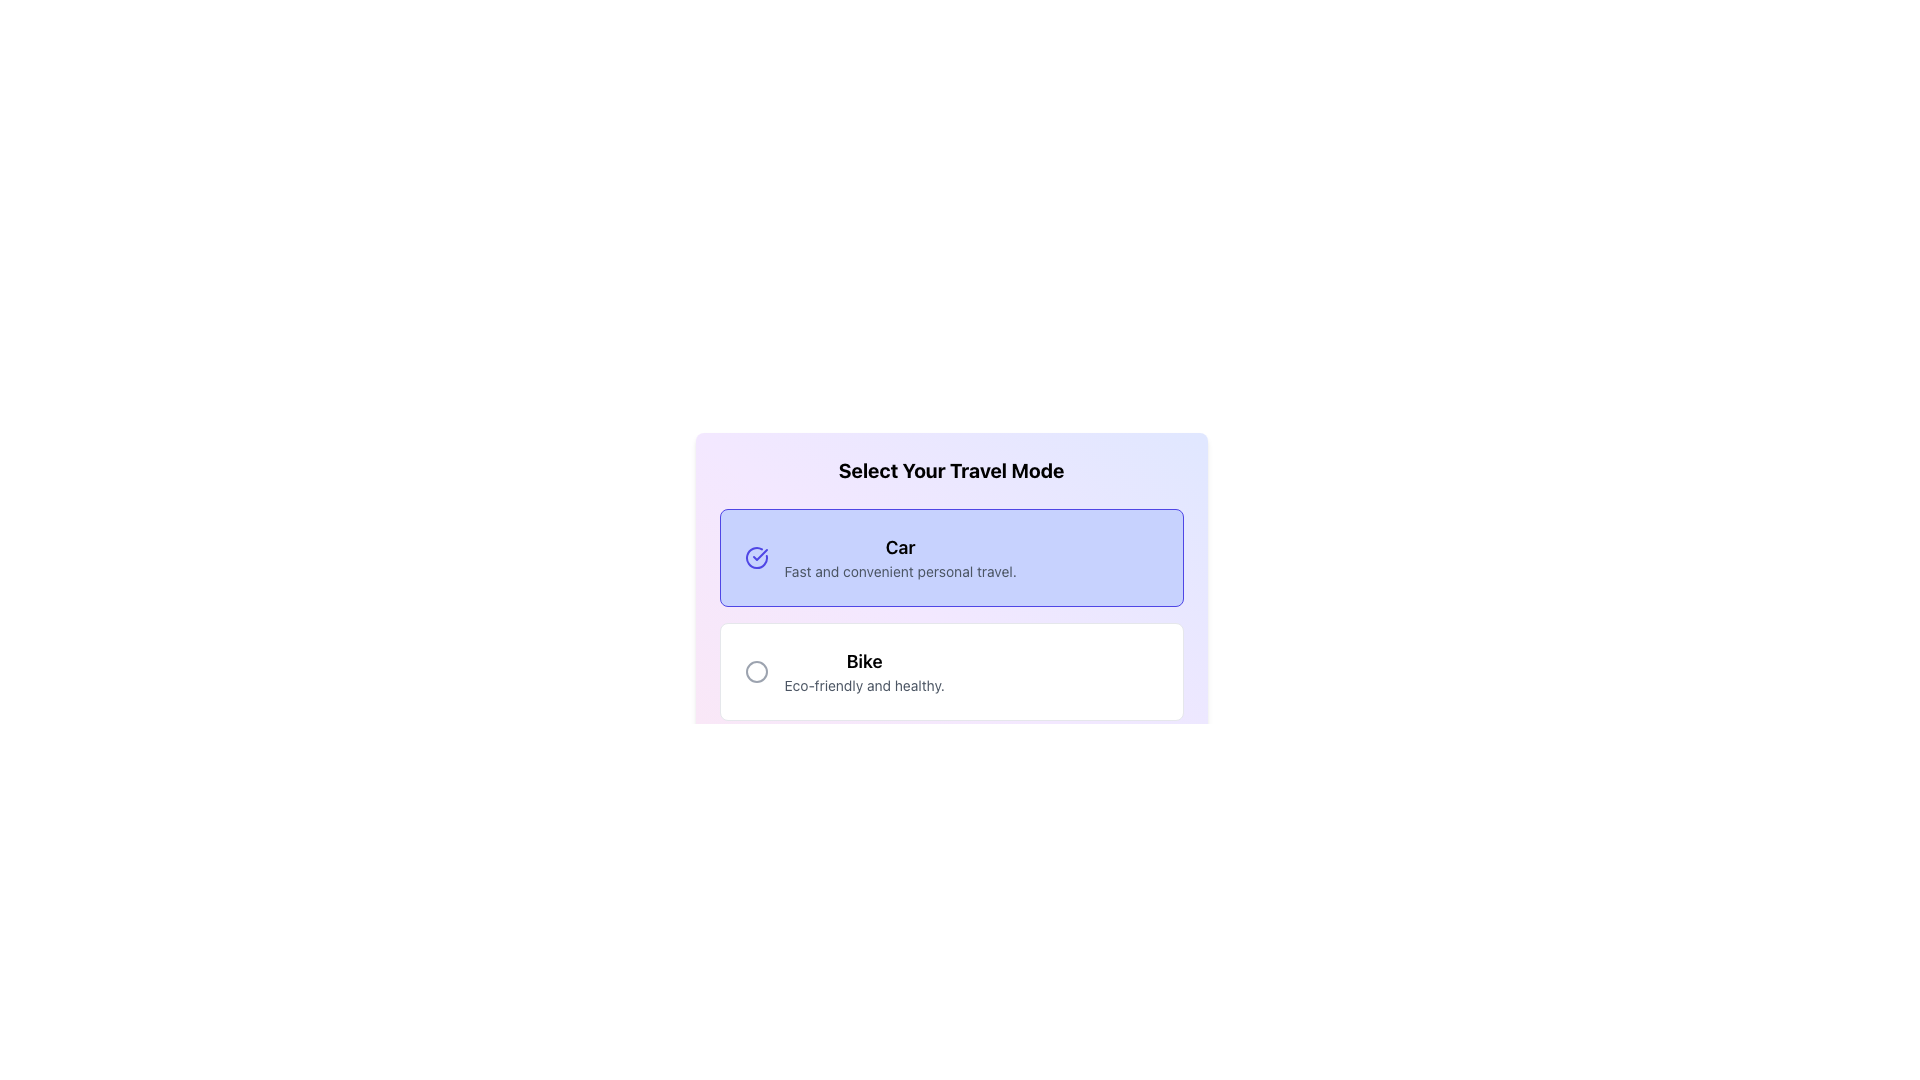  What do you see at coordinates (899, 558) in the screenshot?
I see `the text label displaying information about the 'Car' travel mode within the selectable card, which is styled with blue hues and positioned beneath the title 'Select Your Travel Mode.'` at bounding box center [899, 558].